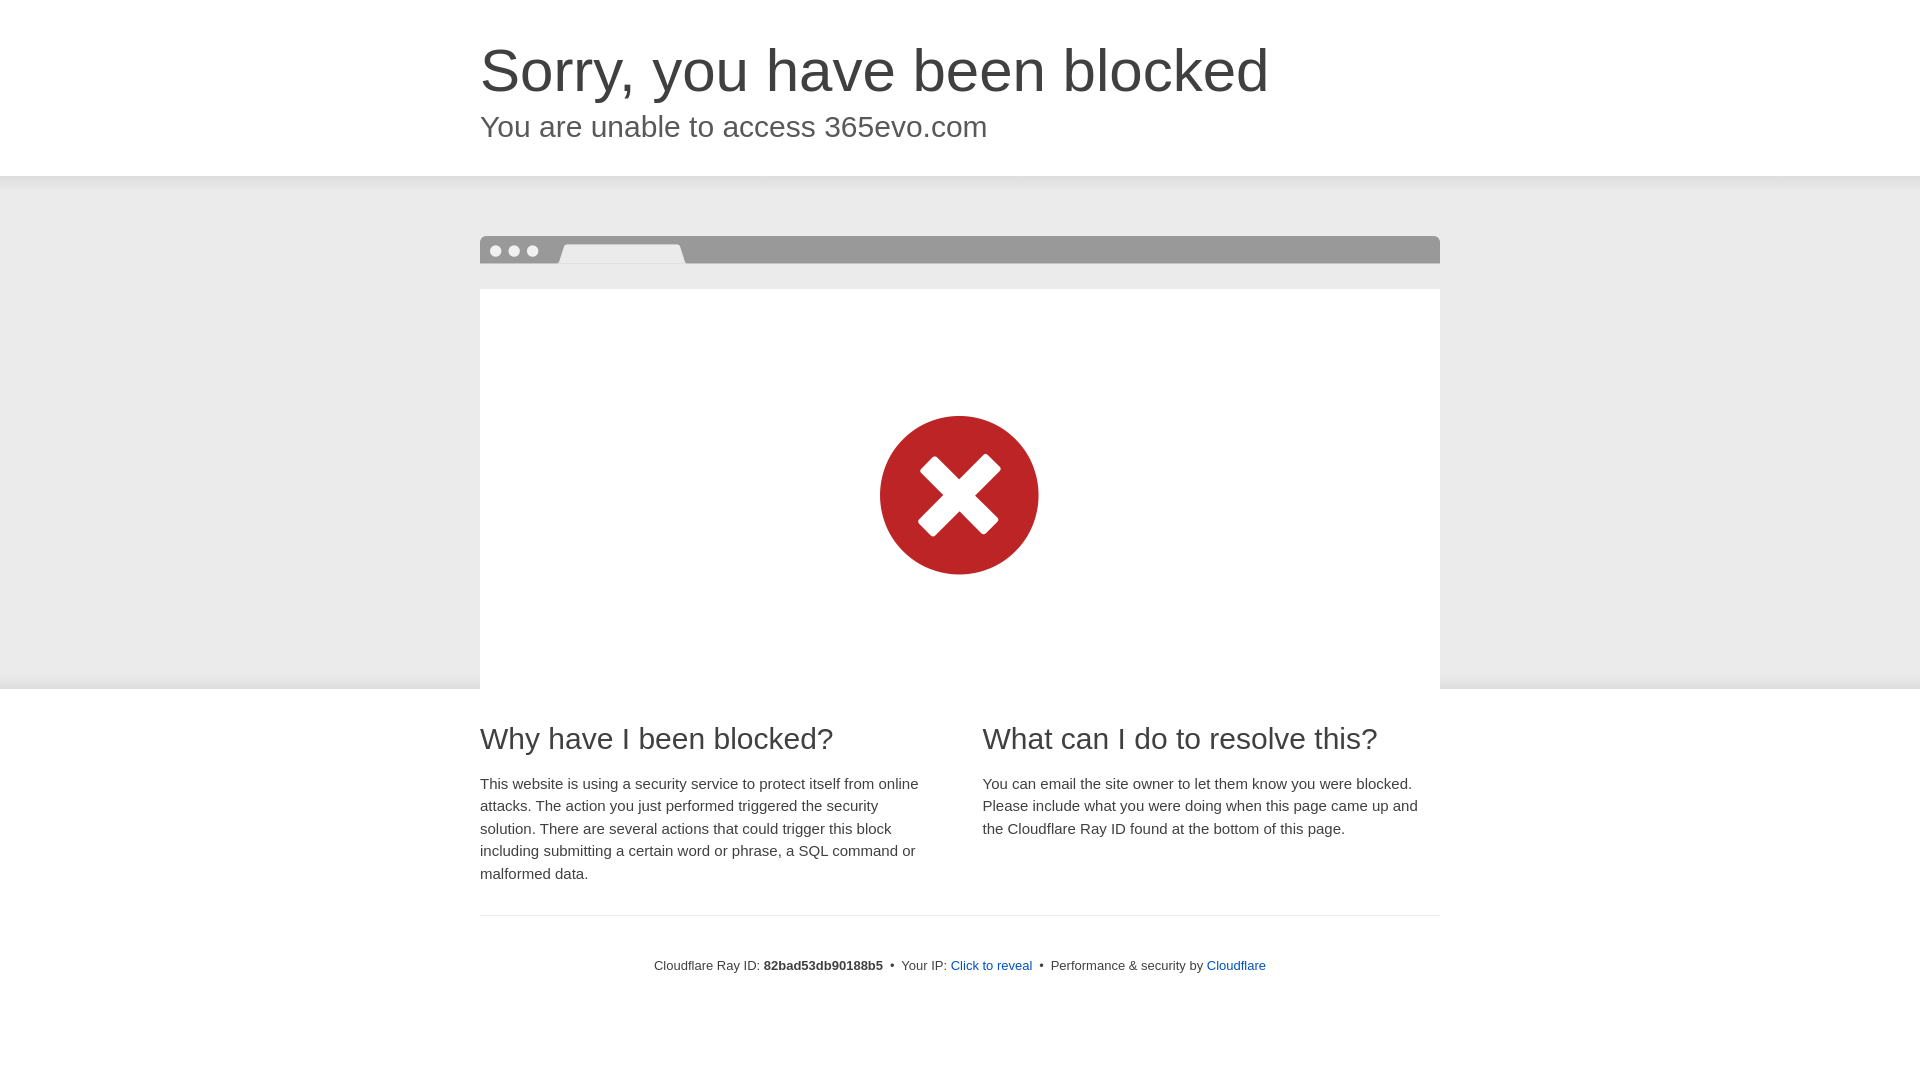  What do you see at coordinates (1235, 964) in the screenshot?
I see `'Cloudflare'` at bounding box center [1235, 964].